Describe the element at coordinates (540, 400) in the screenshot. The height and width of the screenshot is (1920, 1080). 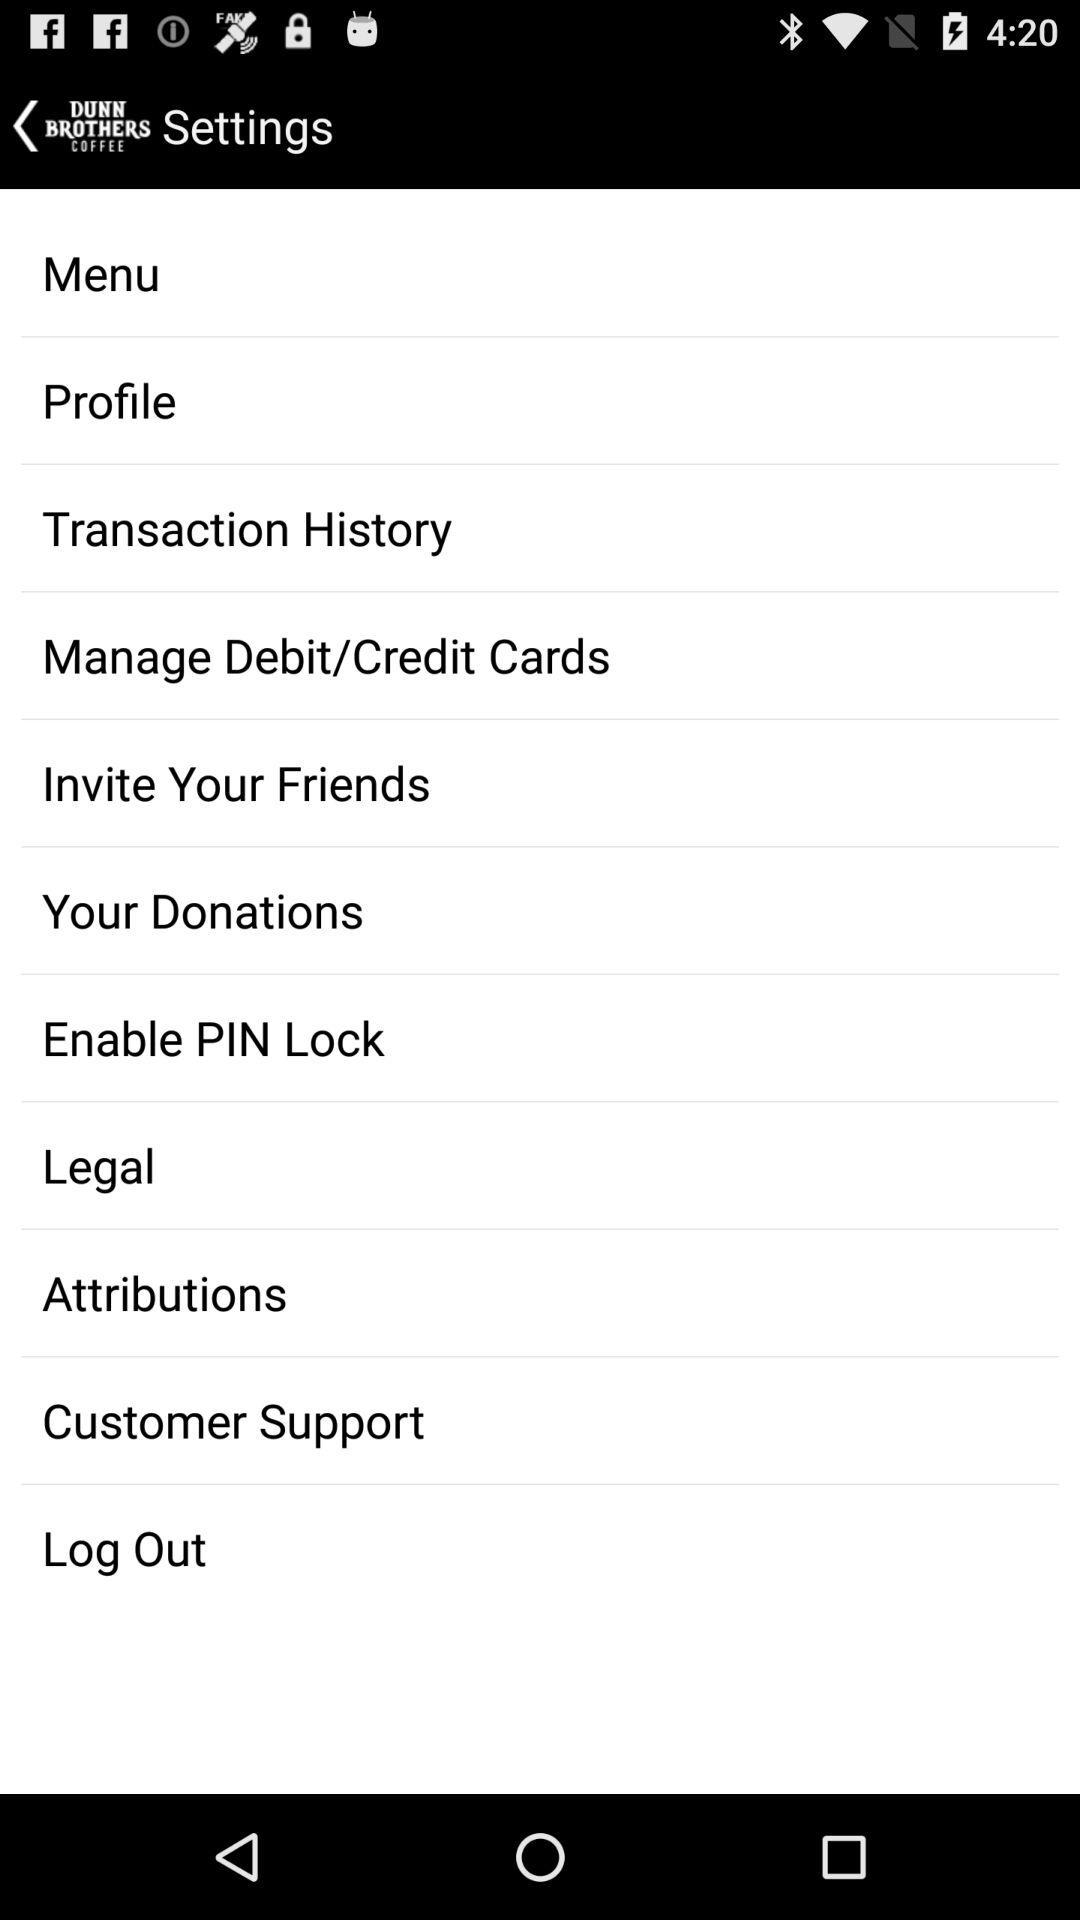
I see `profile` at that location.